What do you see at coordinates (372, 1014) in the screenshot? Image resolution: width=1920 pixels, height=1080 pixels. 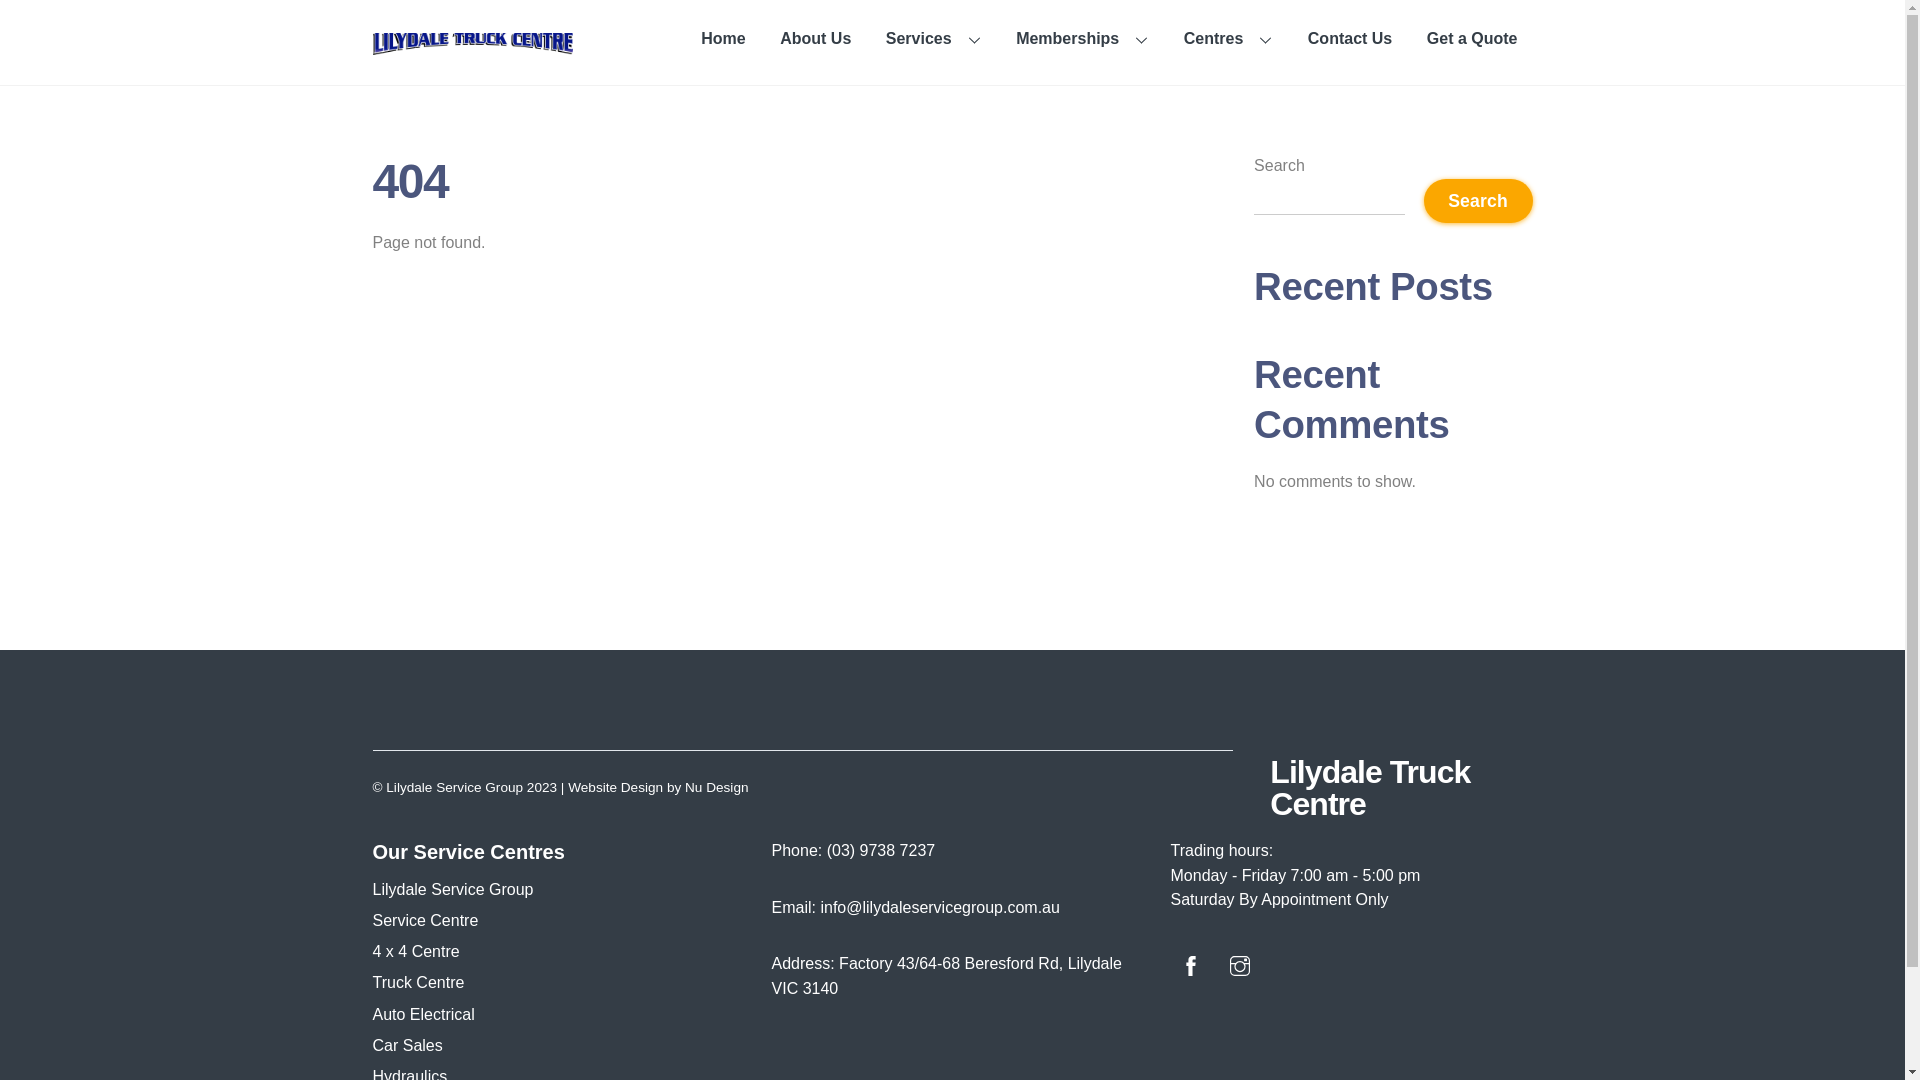 I see `'Auto Electrical'` at bounding box center [372, 1014].